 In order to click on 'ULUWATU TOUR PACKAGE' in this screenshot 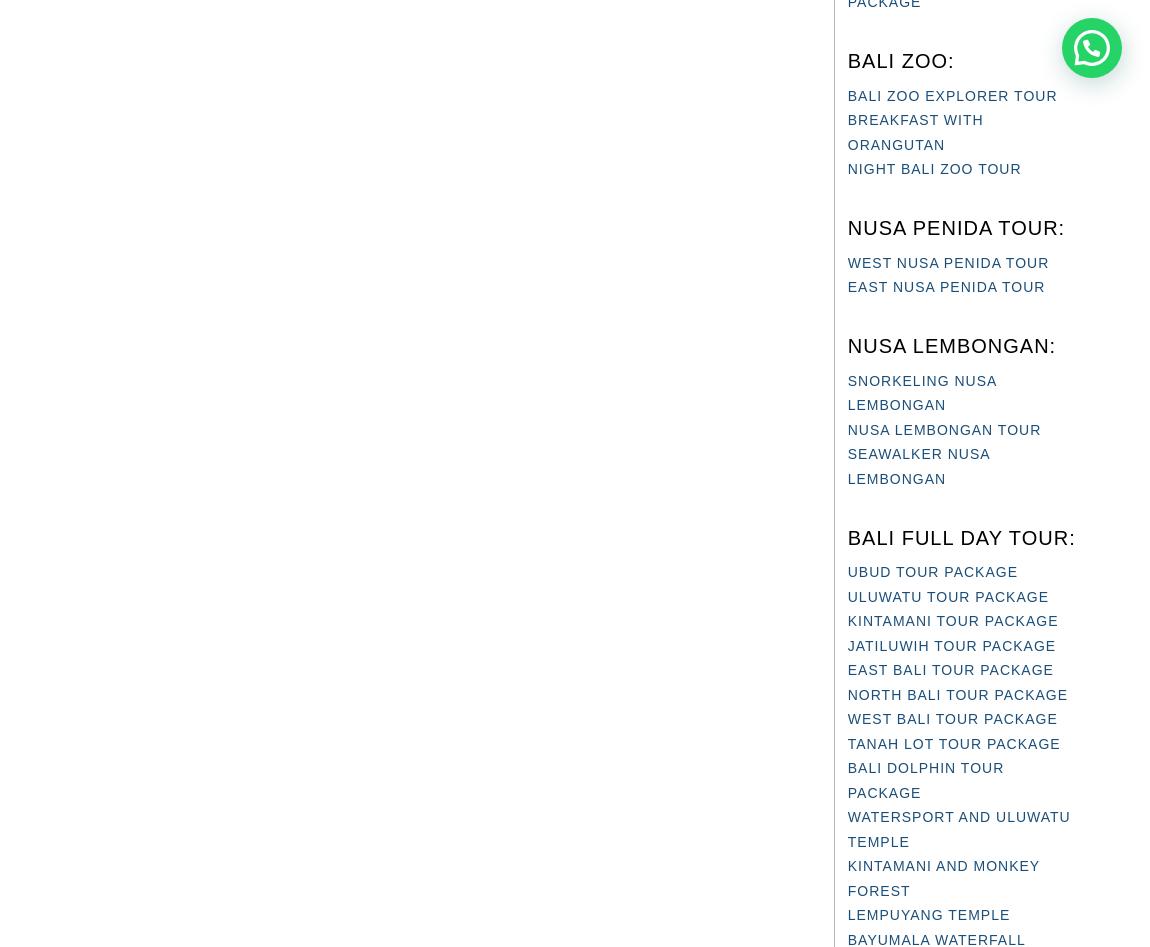, I will do `click(947, 596)`.